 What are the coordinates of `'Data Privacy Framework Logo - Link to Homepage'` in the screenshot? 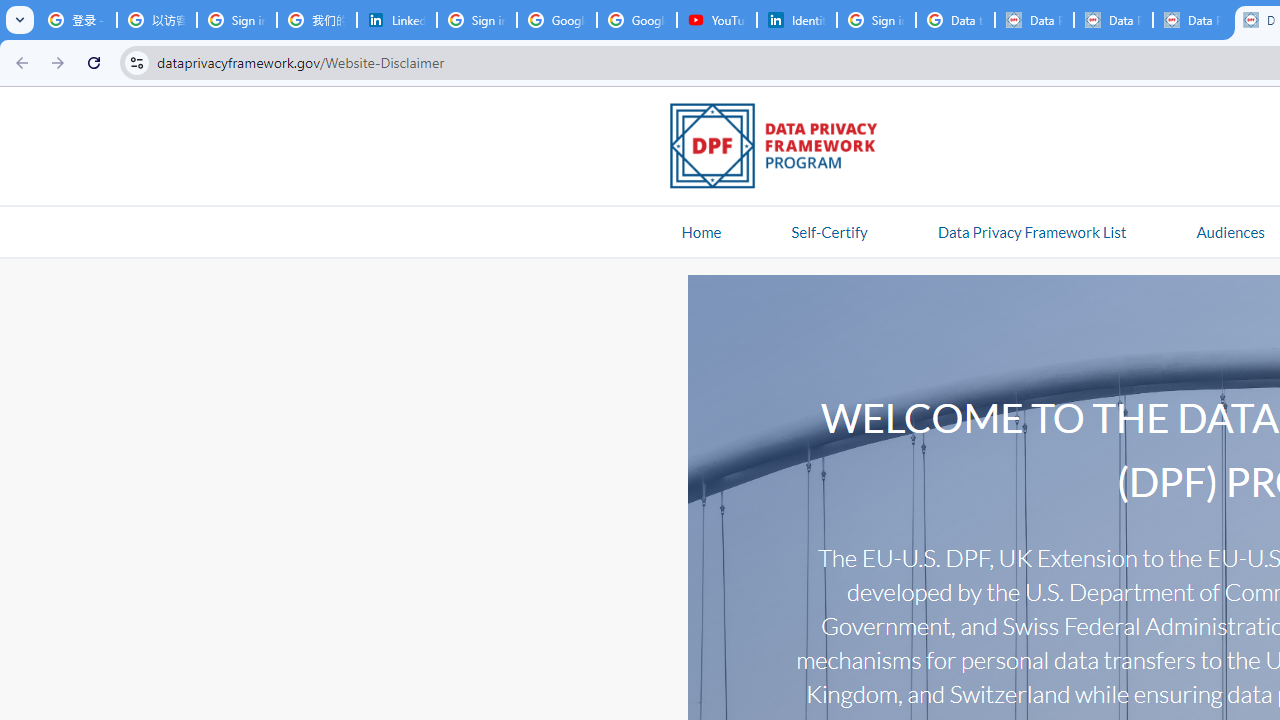 It's located at (783, 148).